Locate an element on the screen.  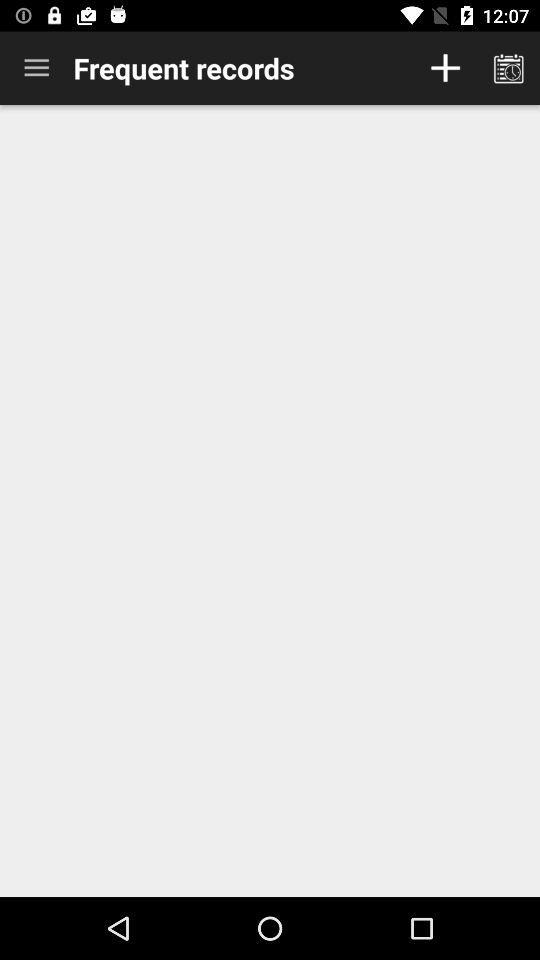
item is located at coordinates (445, 68).